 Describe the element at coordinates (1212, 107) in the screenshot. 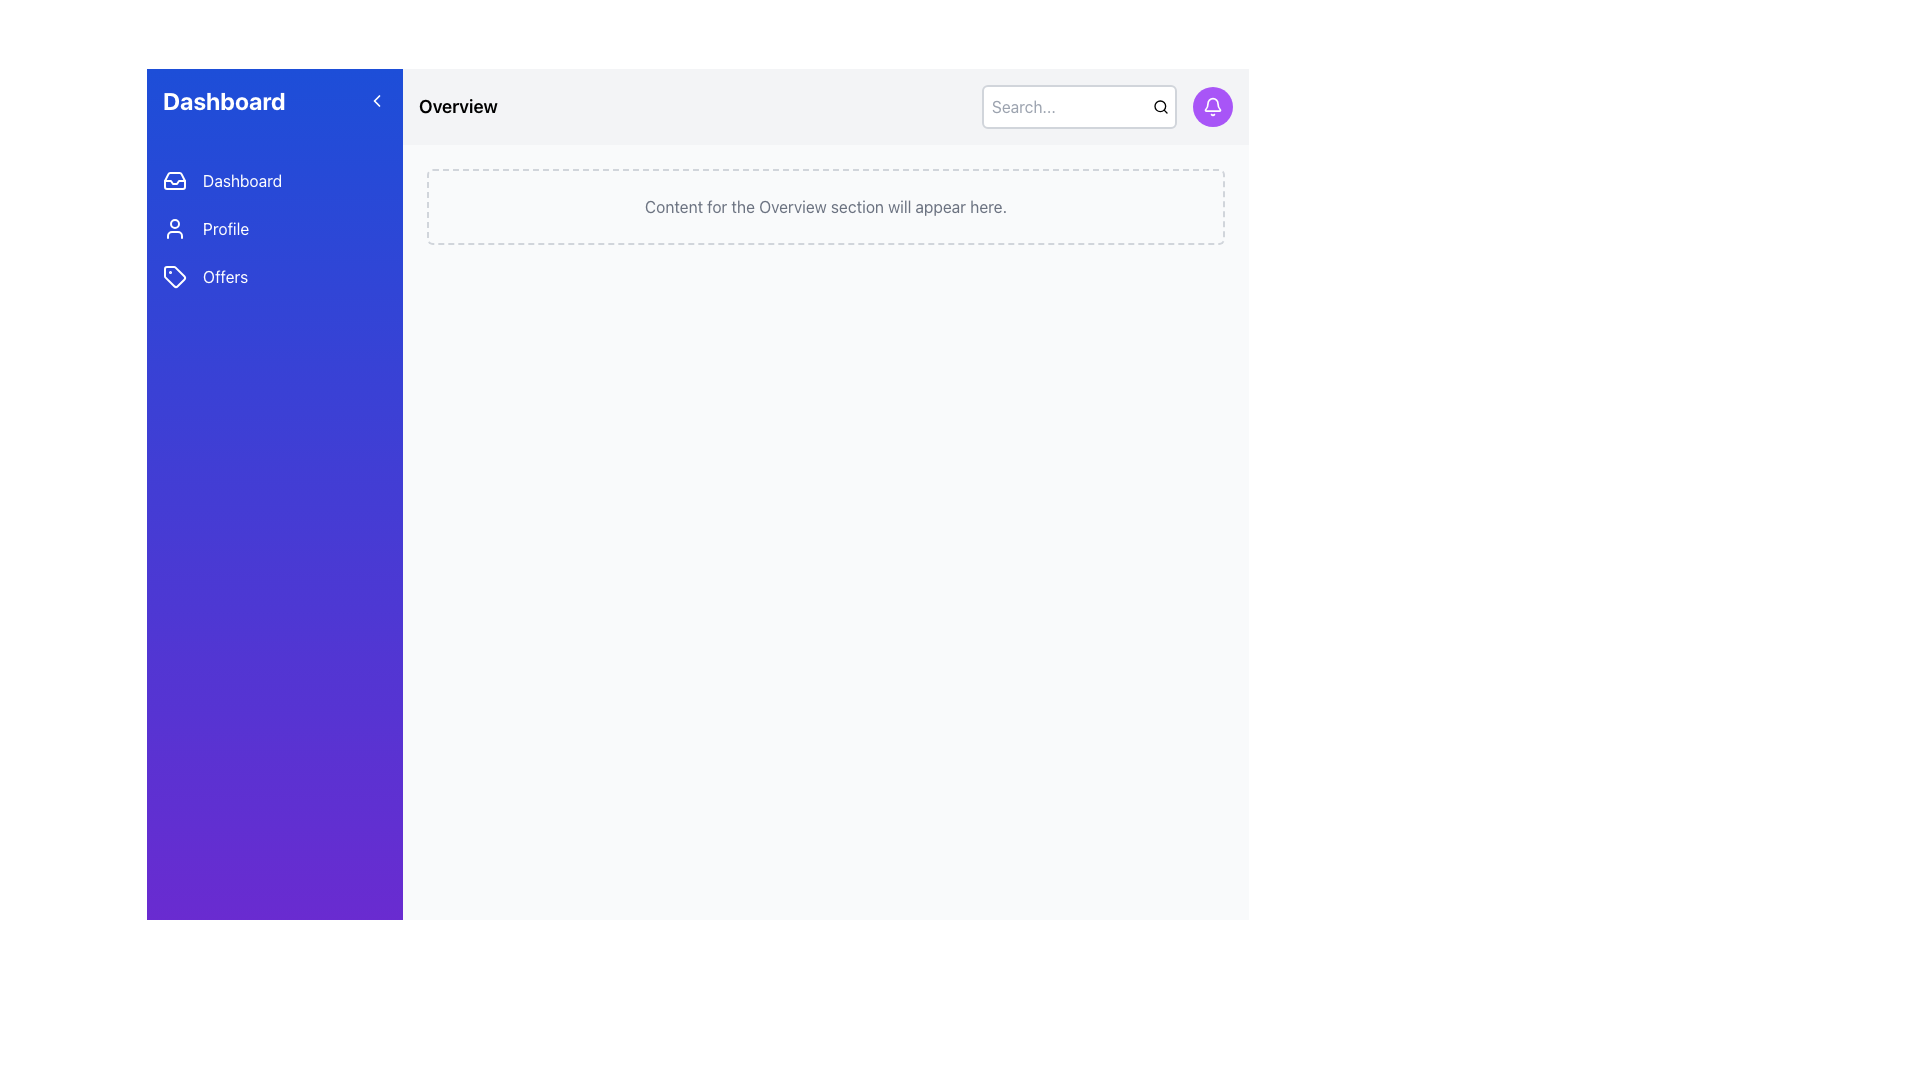

I see `the circular button with a purple background and white bell icon located at the top-right corner of the interface` at that location.